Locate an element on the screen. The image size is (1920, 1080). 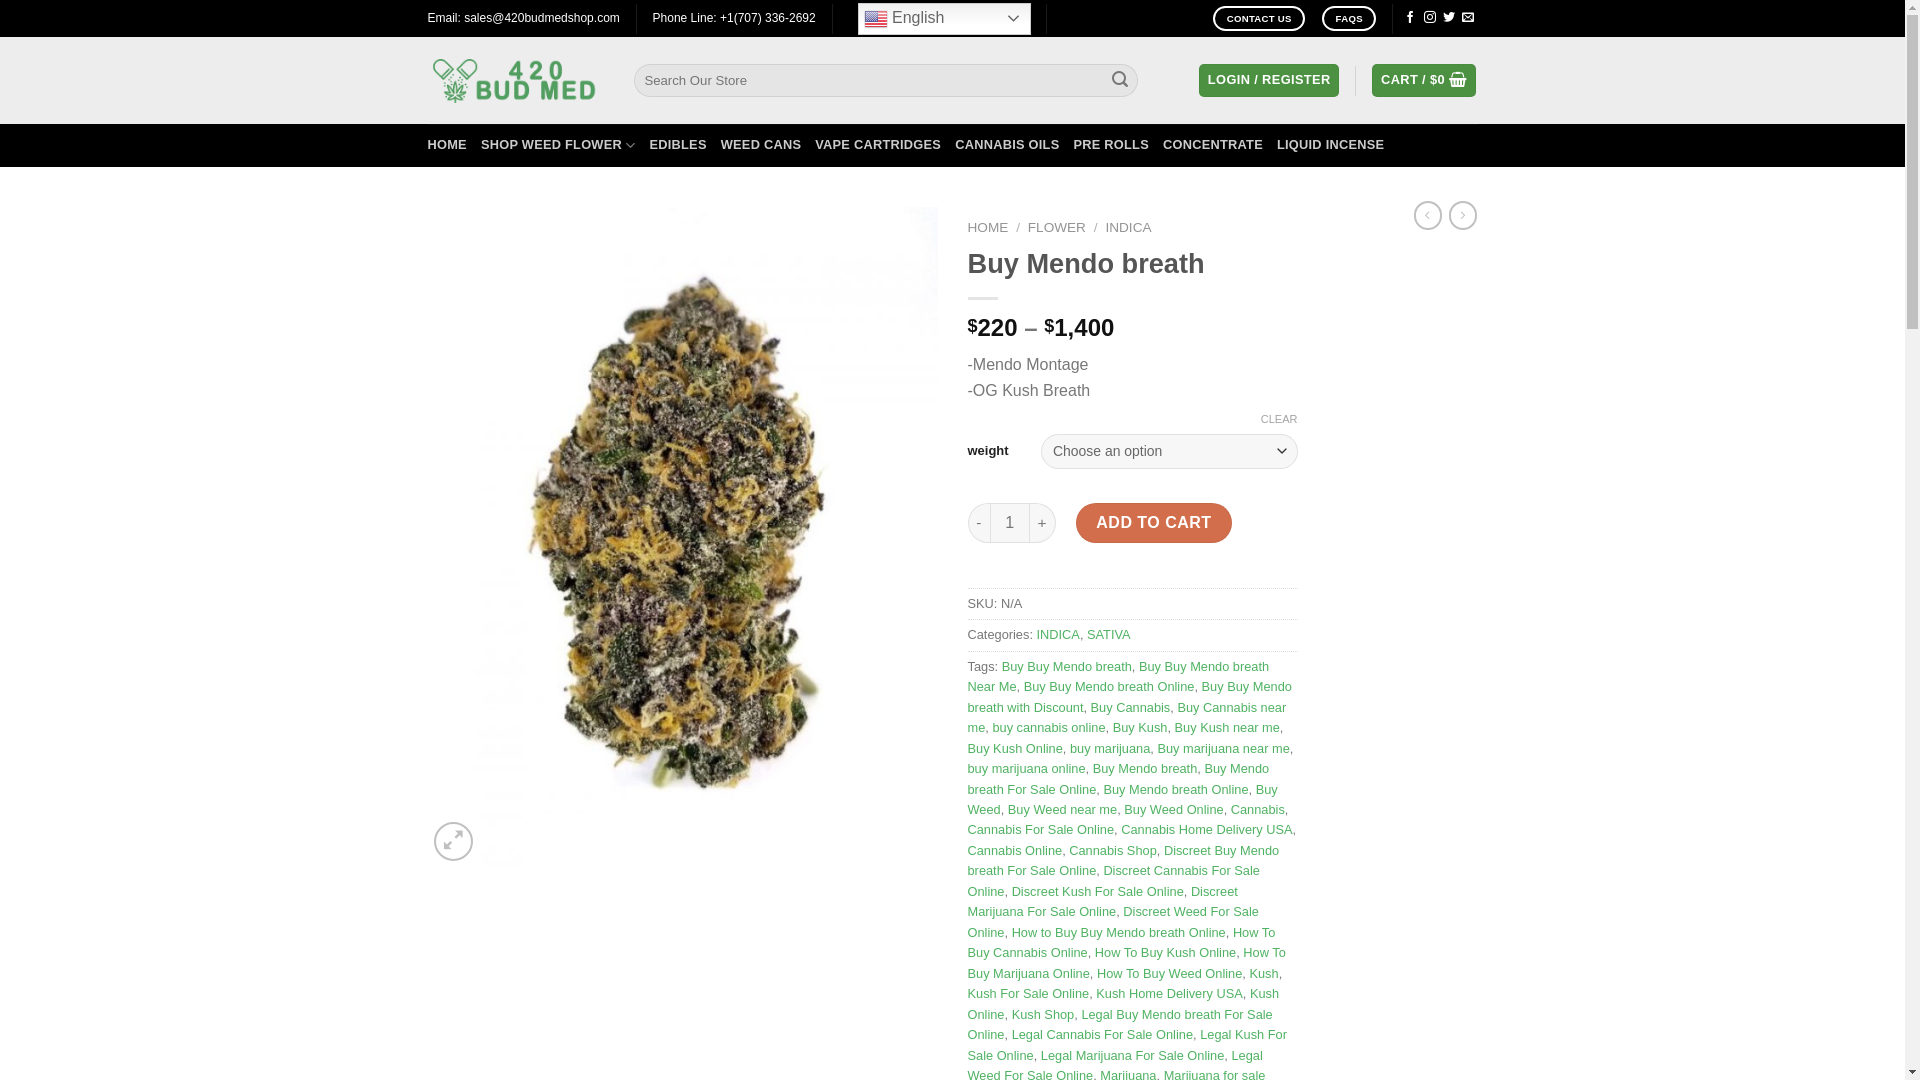
'Send us an email' is located at coordinates (1462, 18).